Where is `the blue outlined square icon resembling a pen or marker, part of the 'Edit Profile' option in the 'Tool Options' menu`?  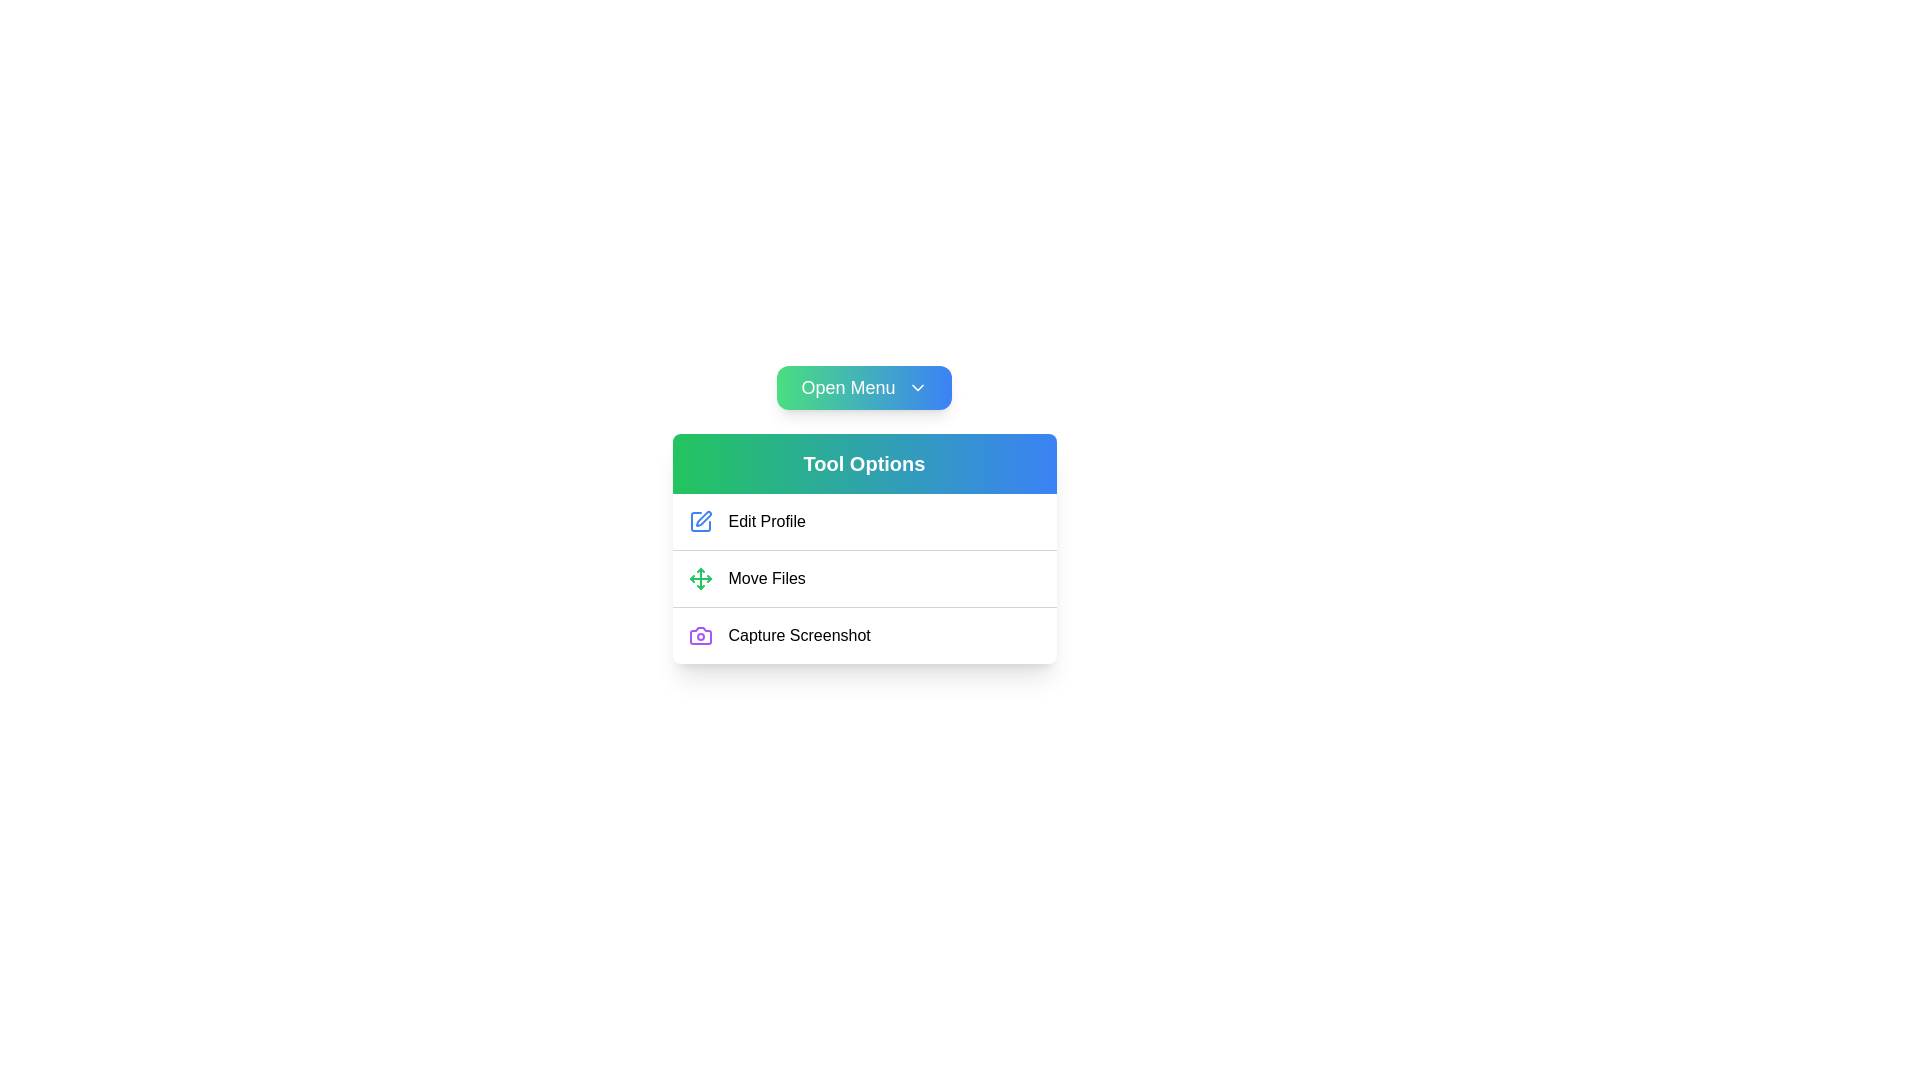
the blue outlined square icon resembling a pen or marker, part of the 'Edit Profile' option in the 'Tool Options' menu is located at coordinates (700, 520).